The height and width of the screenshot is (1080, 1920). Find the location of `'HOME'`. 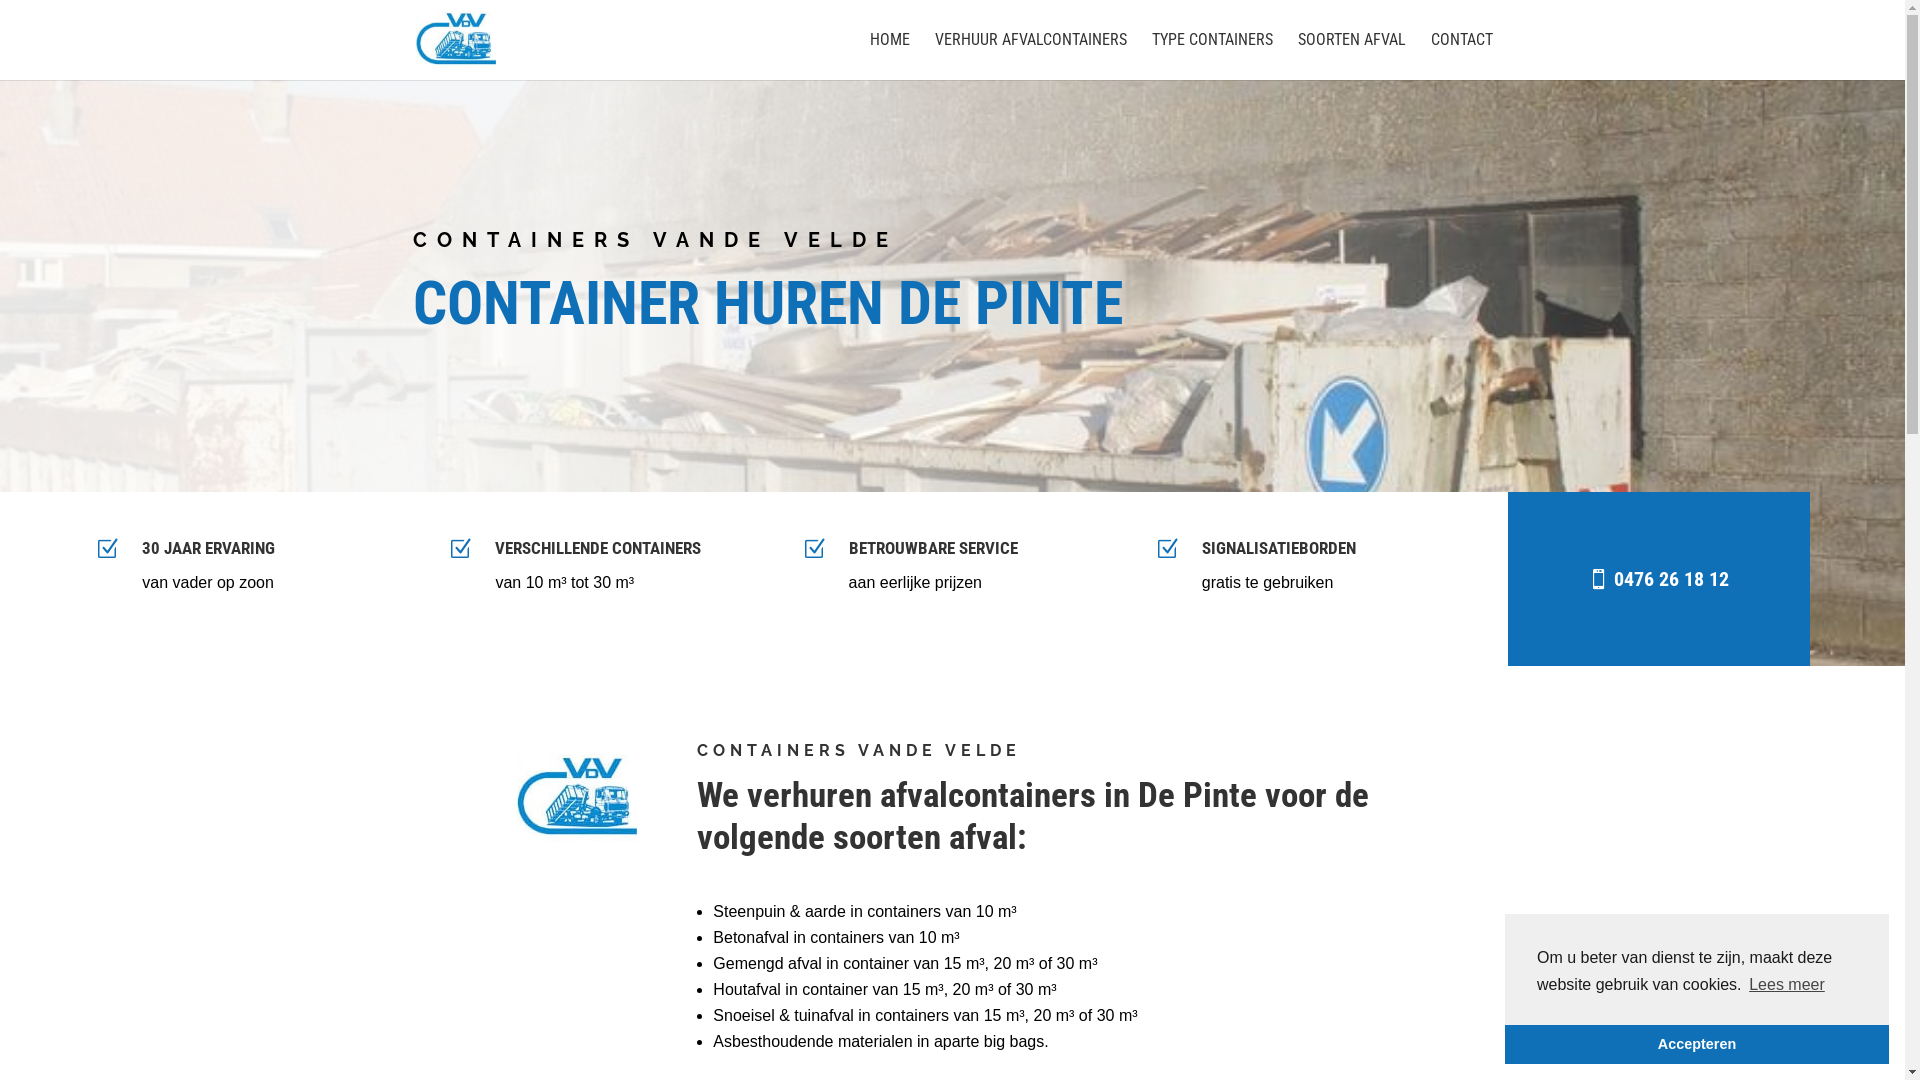

'HOME' is located at coordinates (888, 55).